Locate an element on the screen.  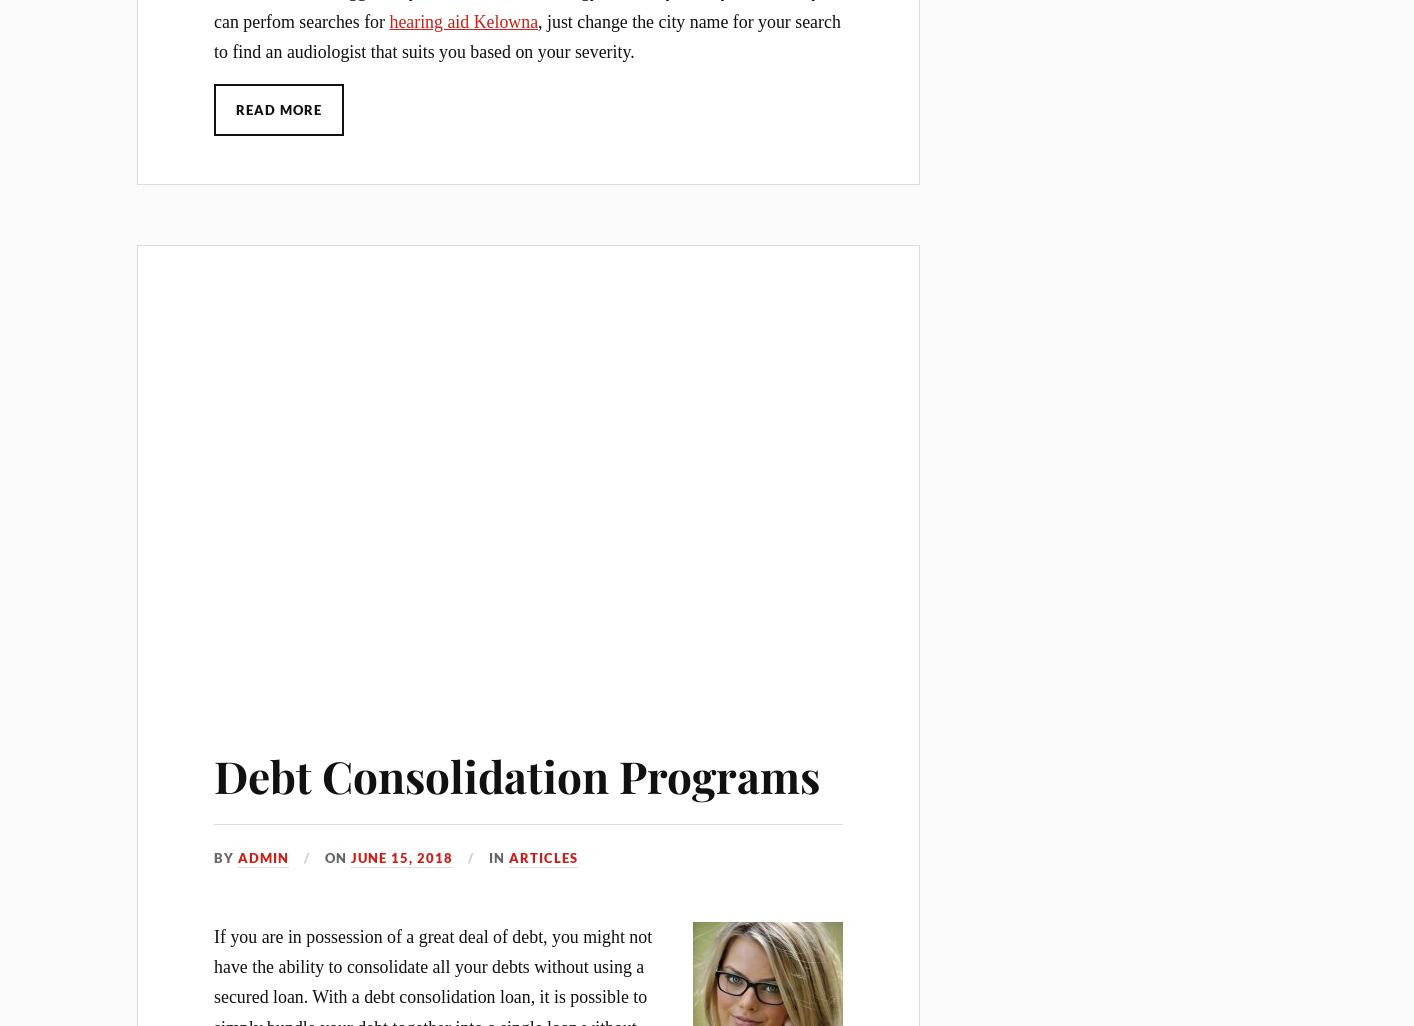
'In' is located at coordinates (499, 858).